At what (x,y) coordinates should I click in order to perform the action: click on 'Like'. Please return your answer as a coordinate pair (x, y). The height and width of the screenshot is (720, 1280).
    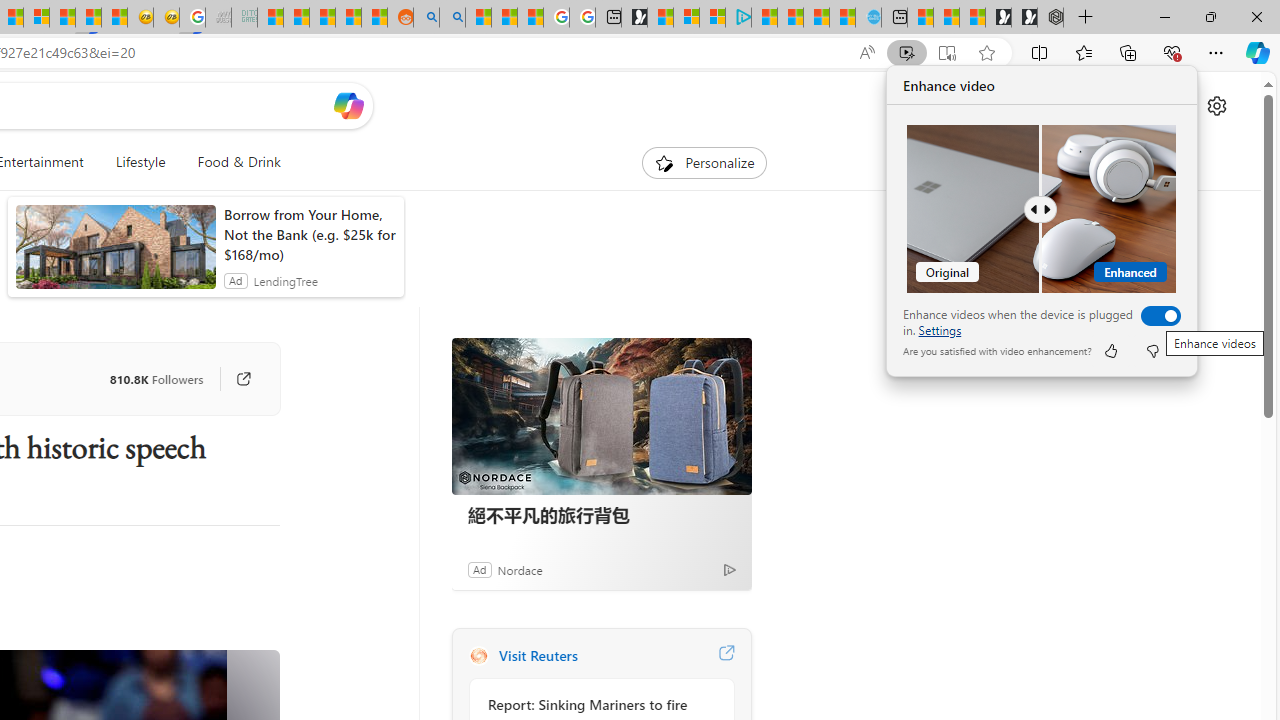
    Looking at the image, I should click on (1109, 350).